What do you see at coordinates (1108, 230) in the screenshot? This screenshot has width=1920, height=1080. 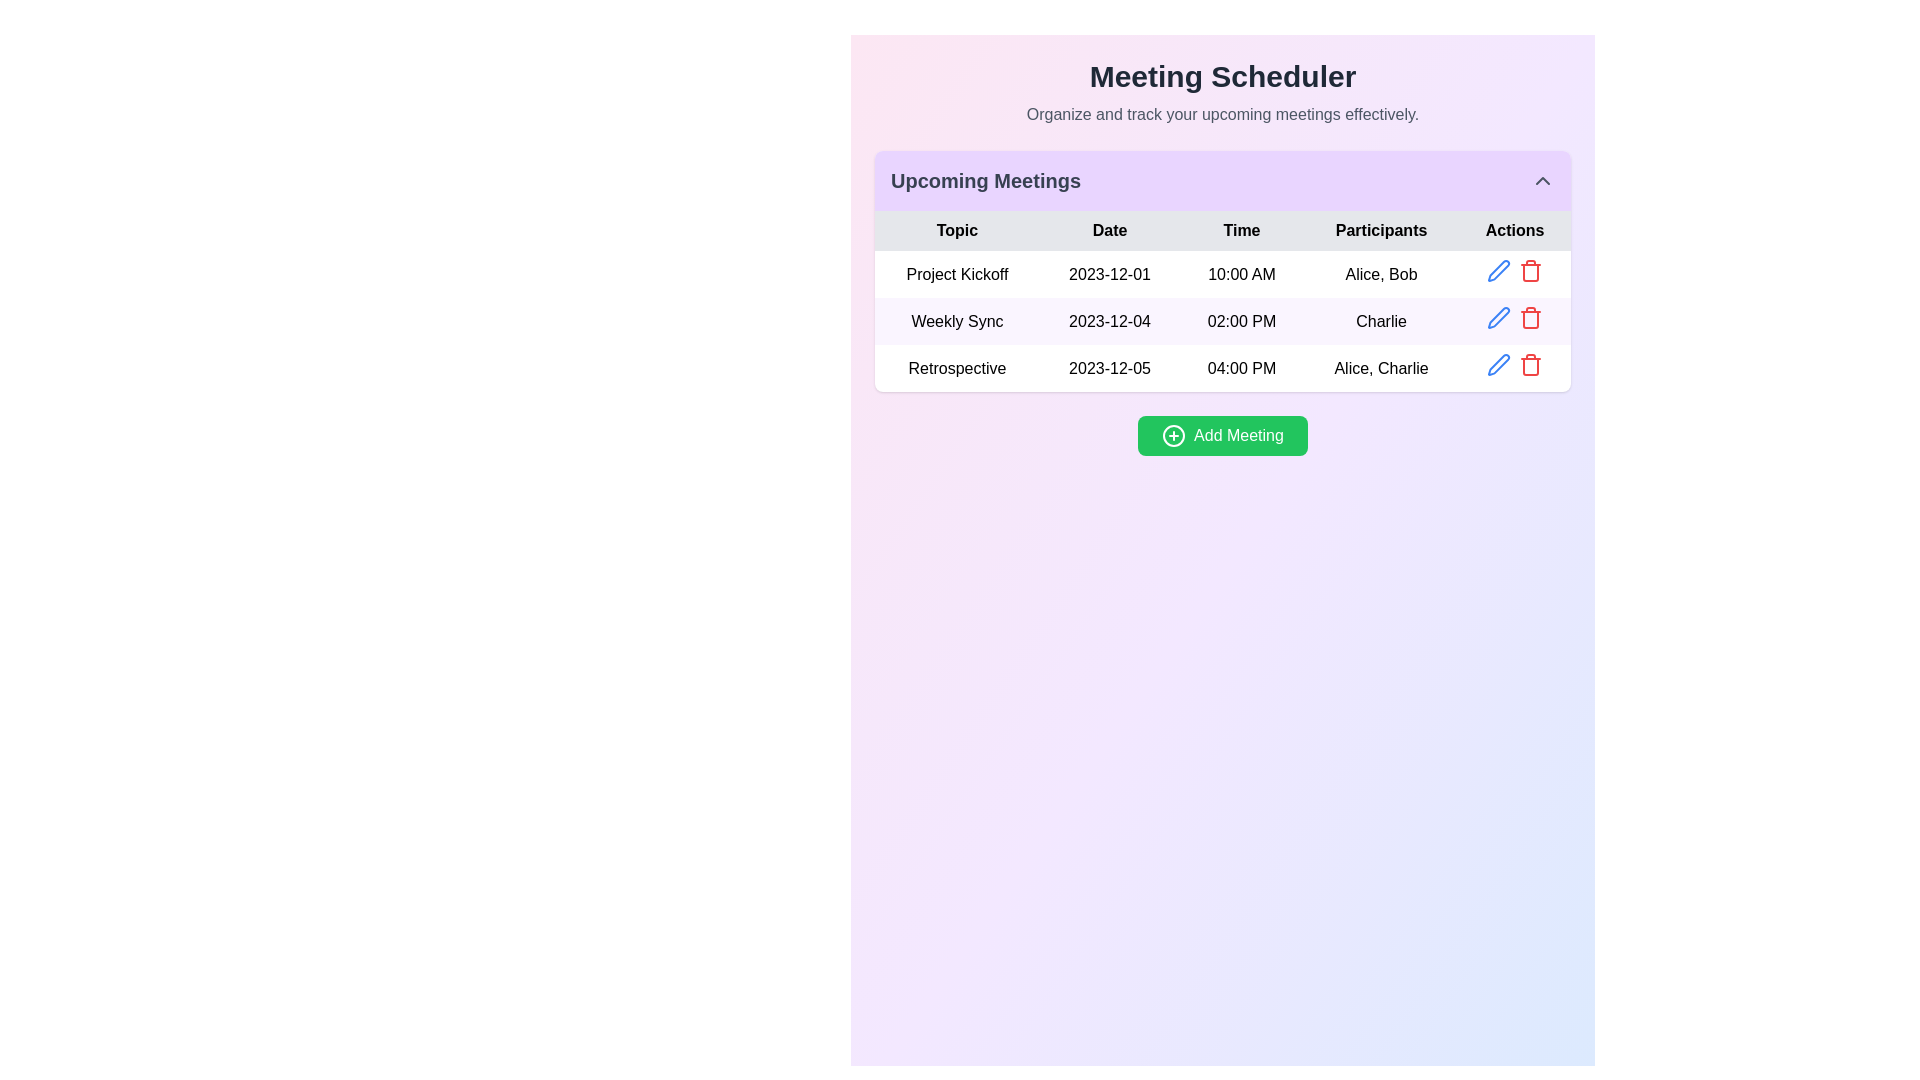 I see `the 'Date' label, which is the second header item in the table's header row, positioned between 'Topic' and 'Time'` at bounding box center [1108, 230].